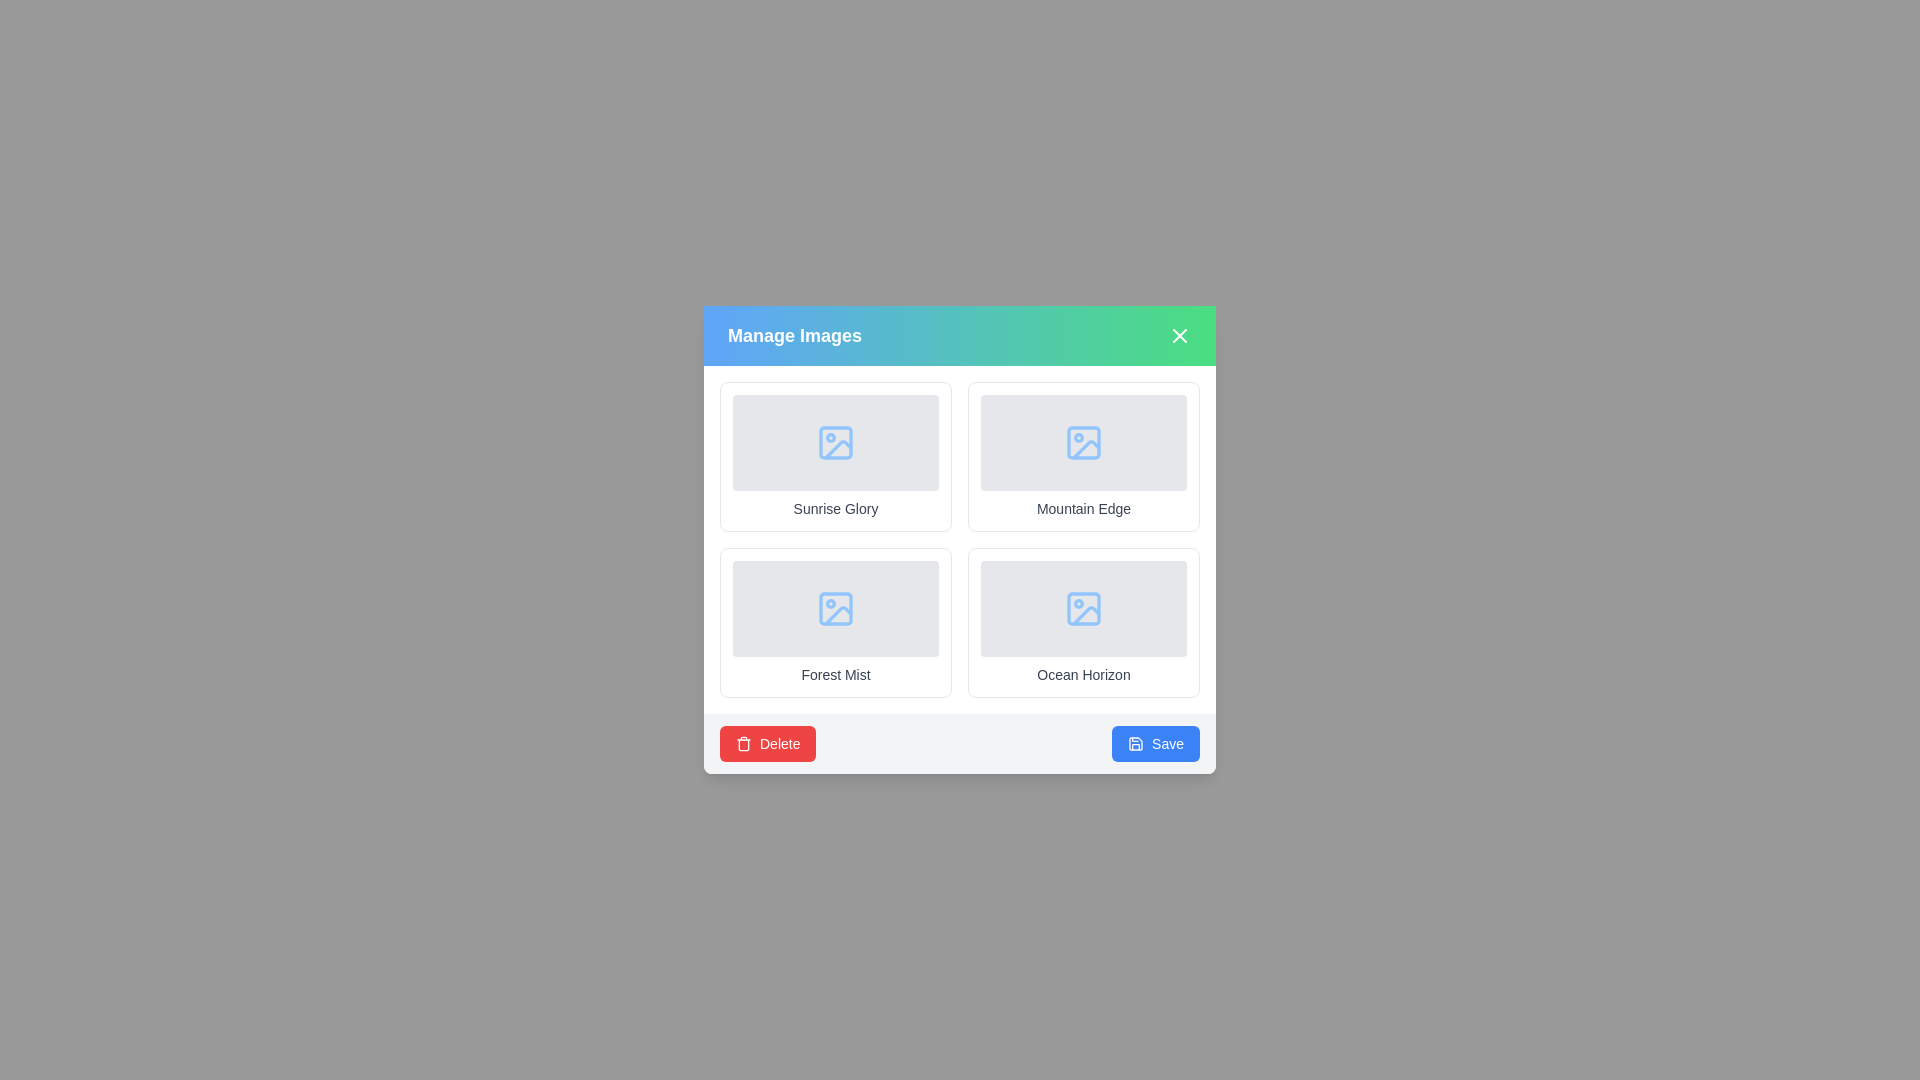 This screenshot has height=1080, width=1920. What do you see at coordinates (835, 608) in the screenshot?
I see `the icon located in the bottom-left corner of the grid in the 'Manage Images' modal` at bounding box center [835, 608].